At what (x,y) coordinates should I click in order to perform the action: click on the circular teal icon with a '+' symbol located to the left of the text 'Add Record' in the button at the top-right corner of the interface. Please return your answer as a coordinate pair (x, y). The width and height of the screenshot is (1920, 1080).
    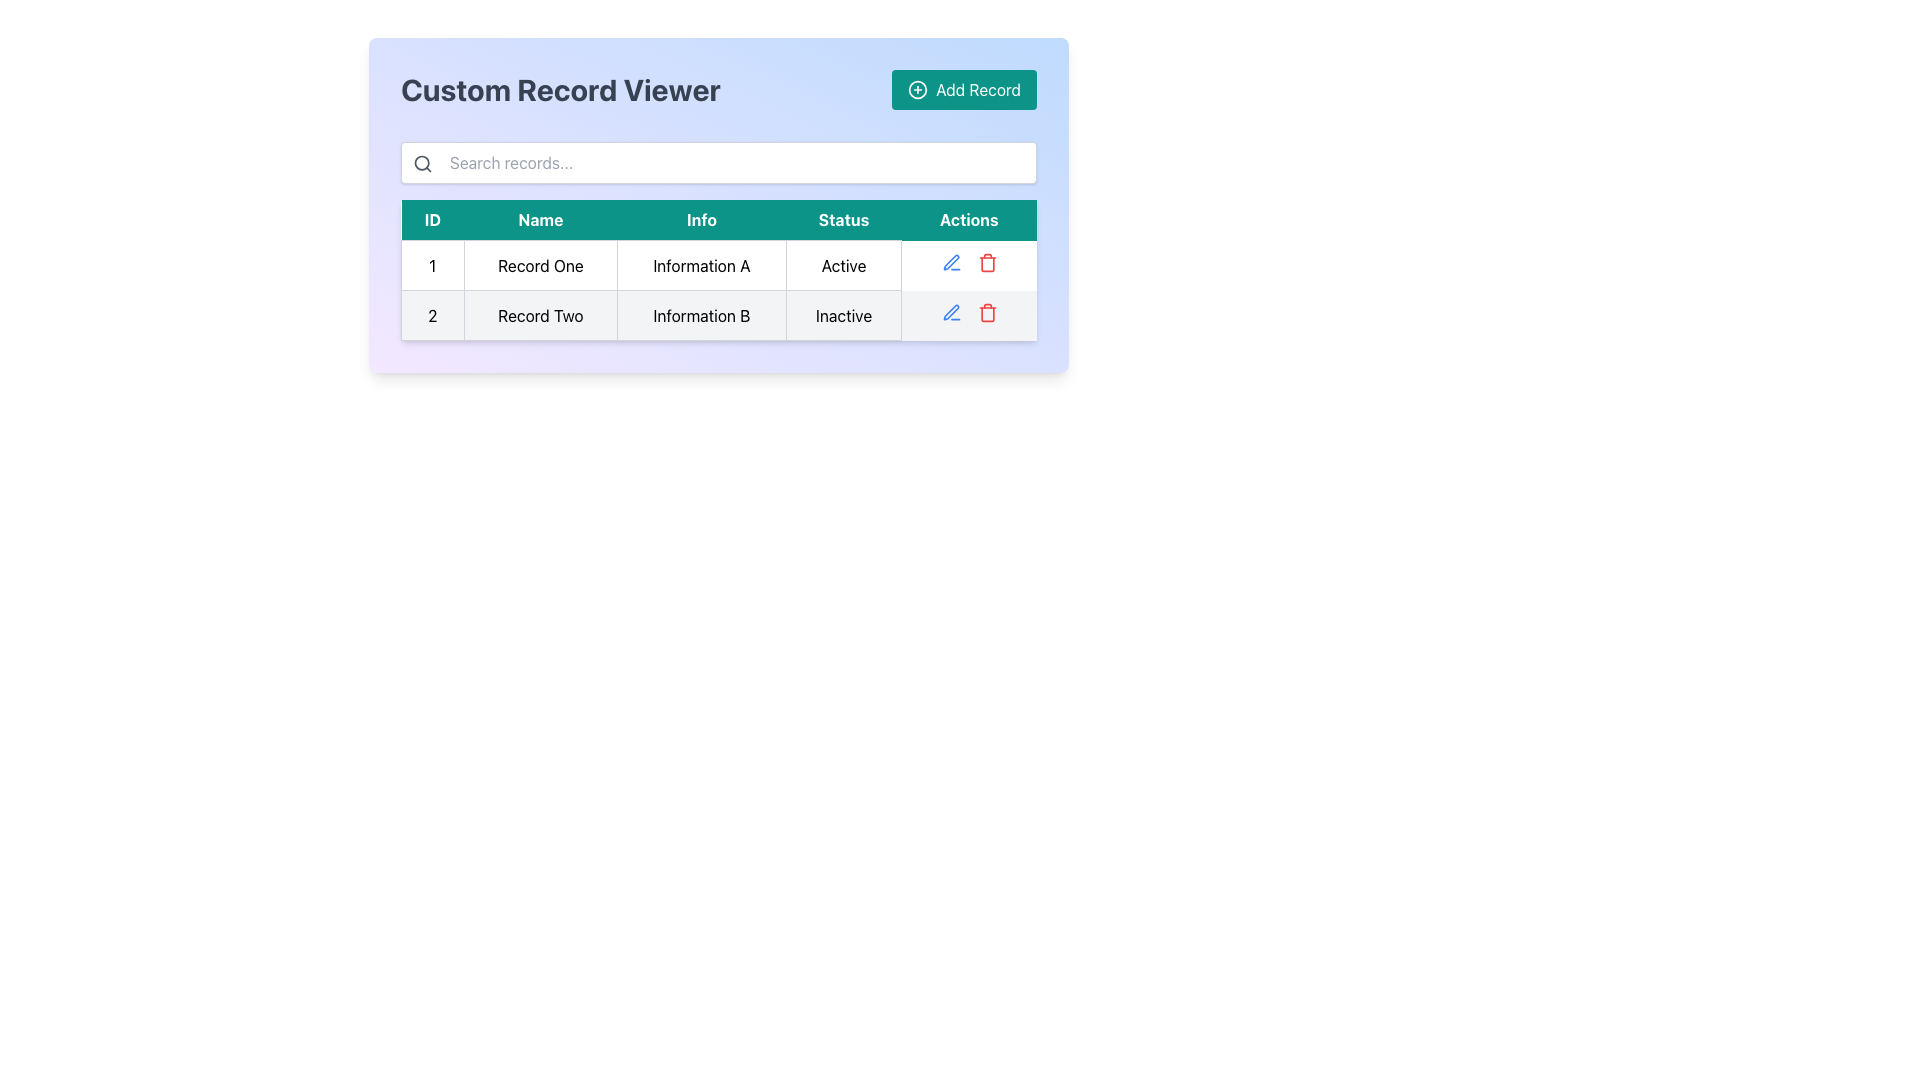
    Looking at the image, I should click on (917, 88).